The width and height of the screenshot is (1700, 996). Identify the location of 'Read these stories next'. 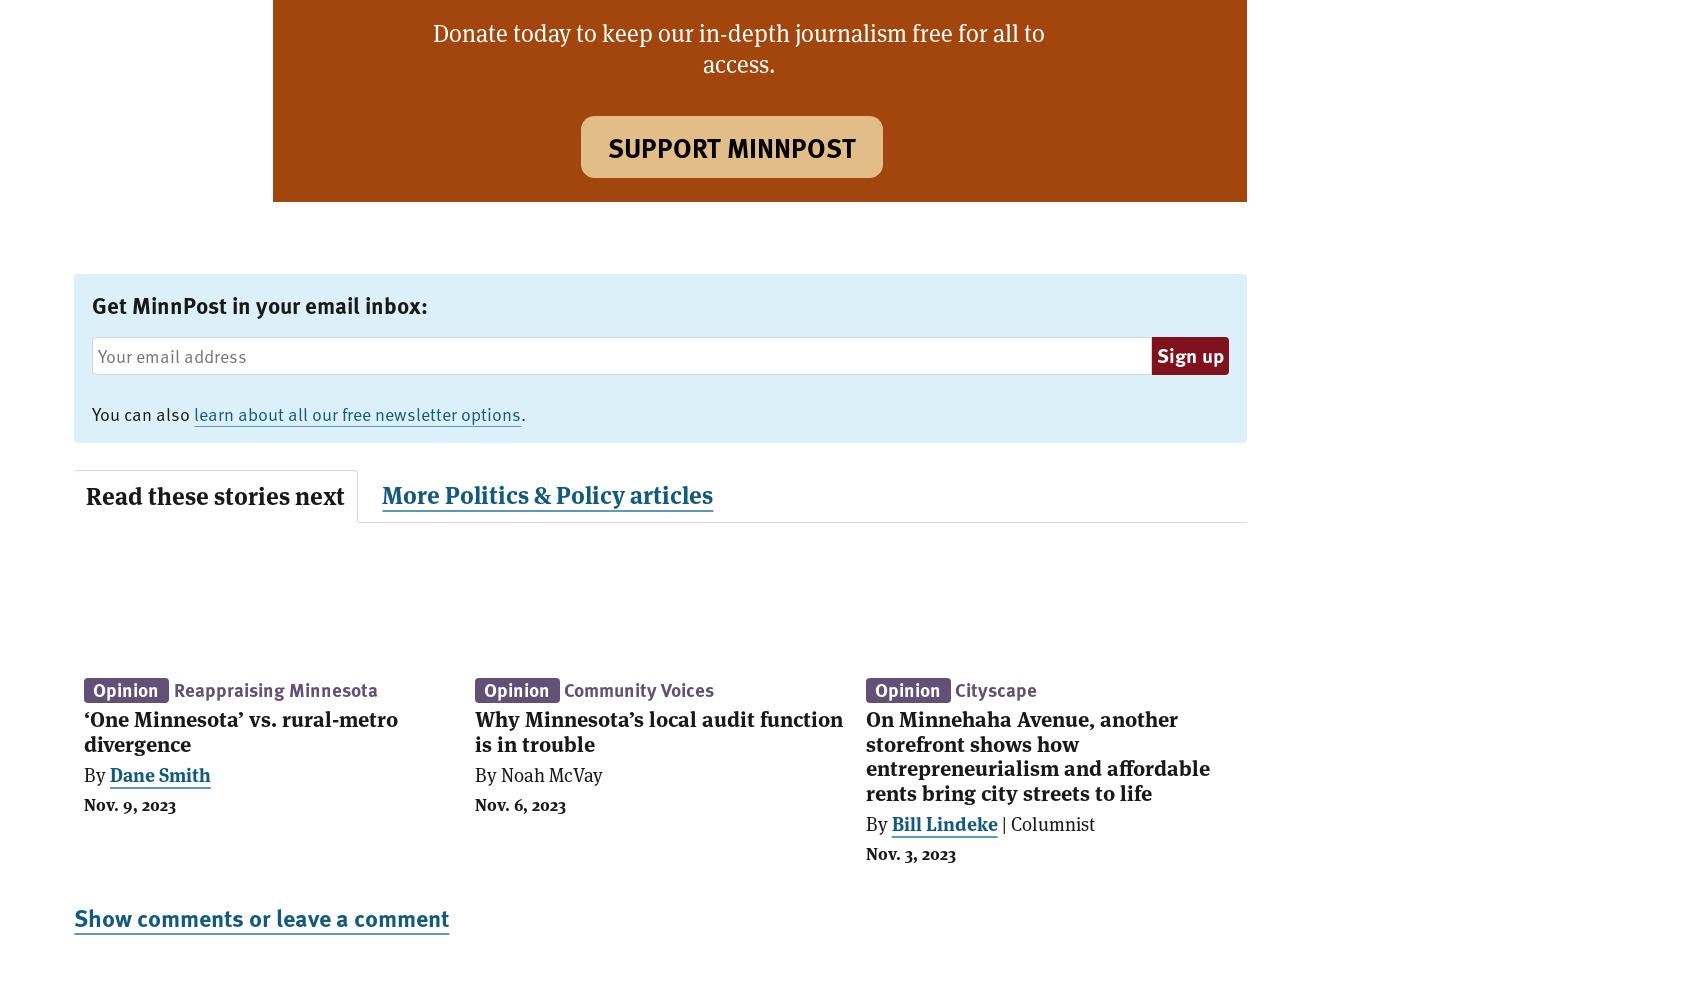
(215, 494).